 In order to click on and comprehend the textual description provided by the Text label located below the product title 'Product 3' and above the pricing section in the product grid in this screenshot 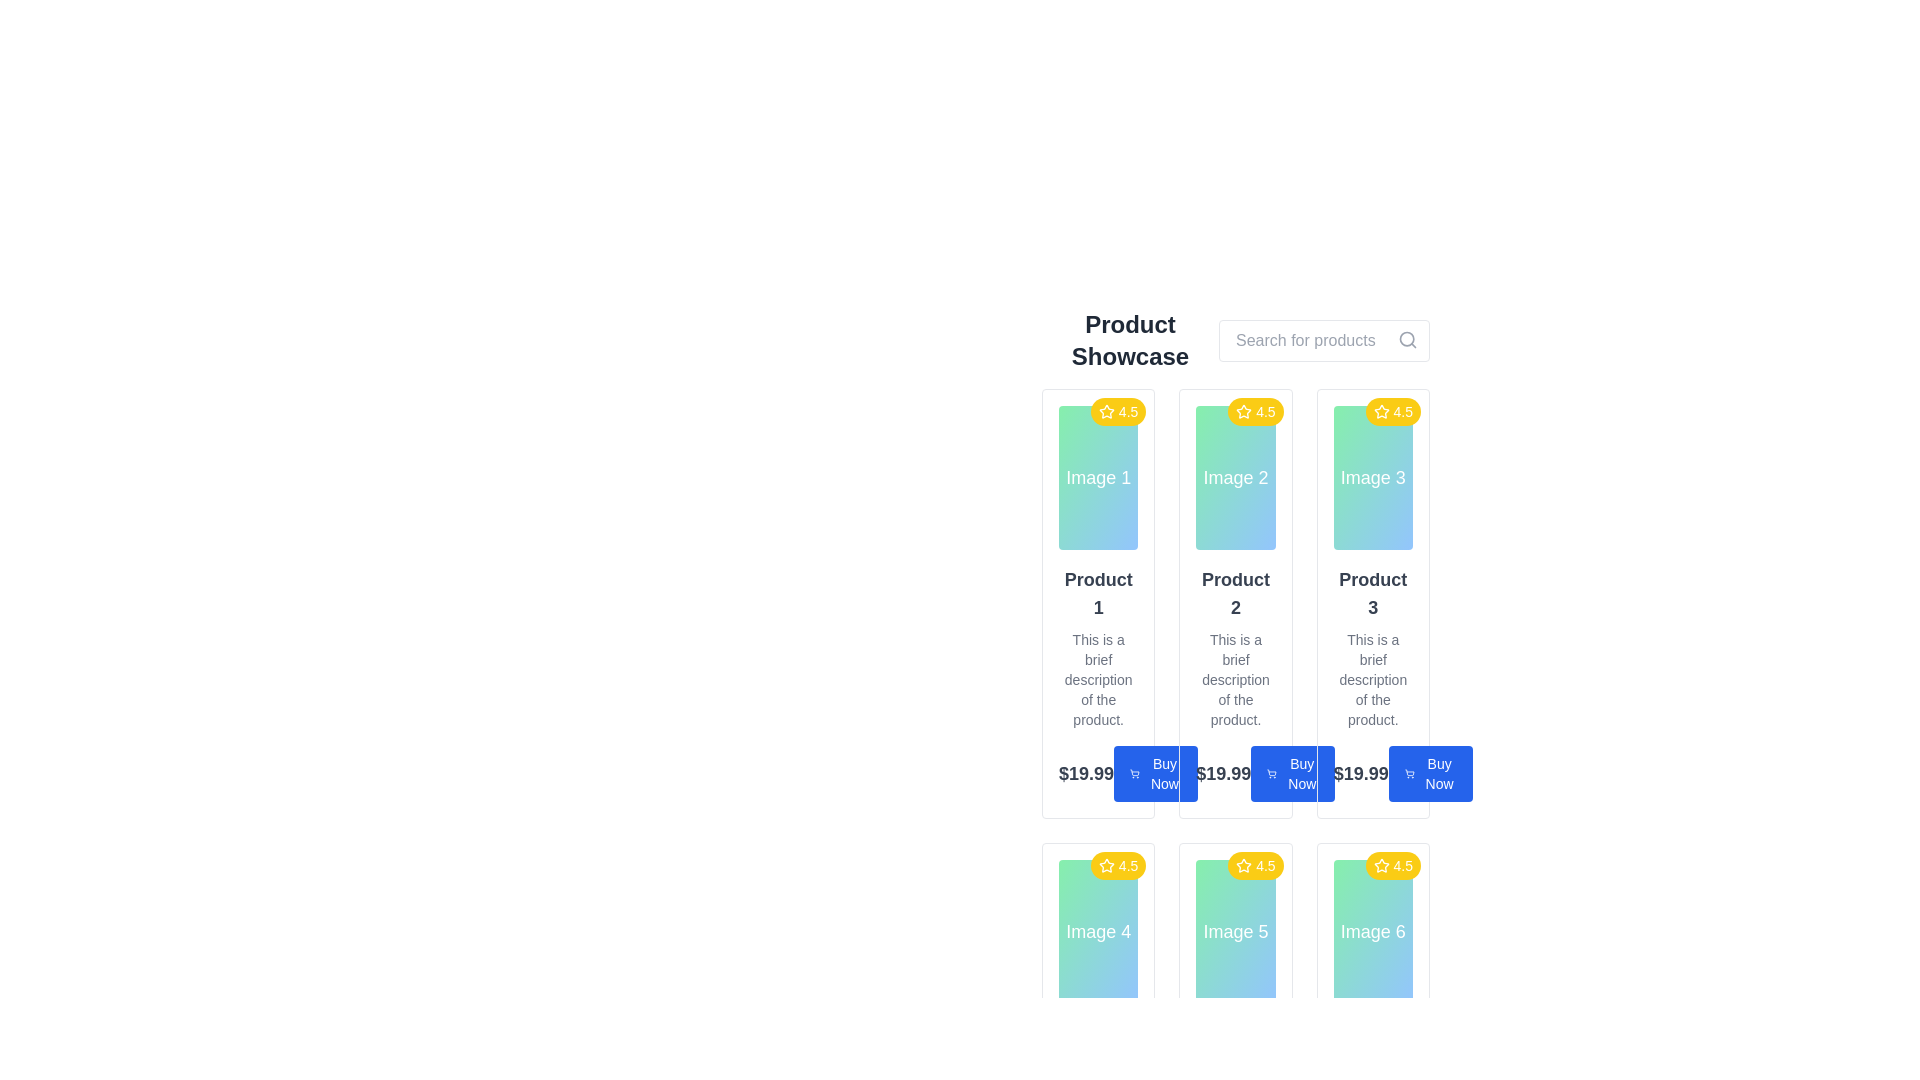, I will do `click(1372, 678)`.